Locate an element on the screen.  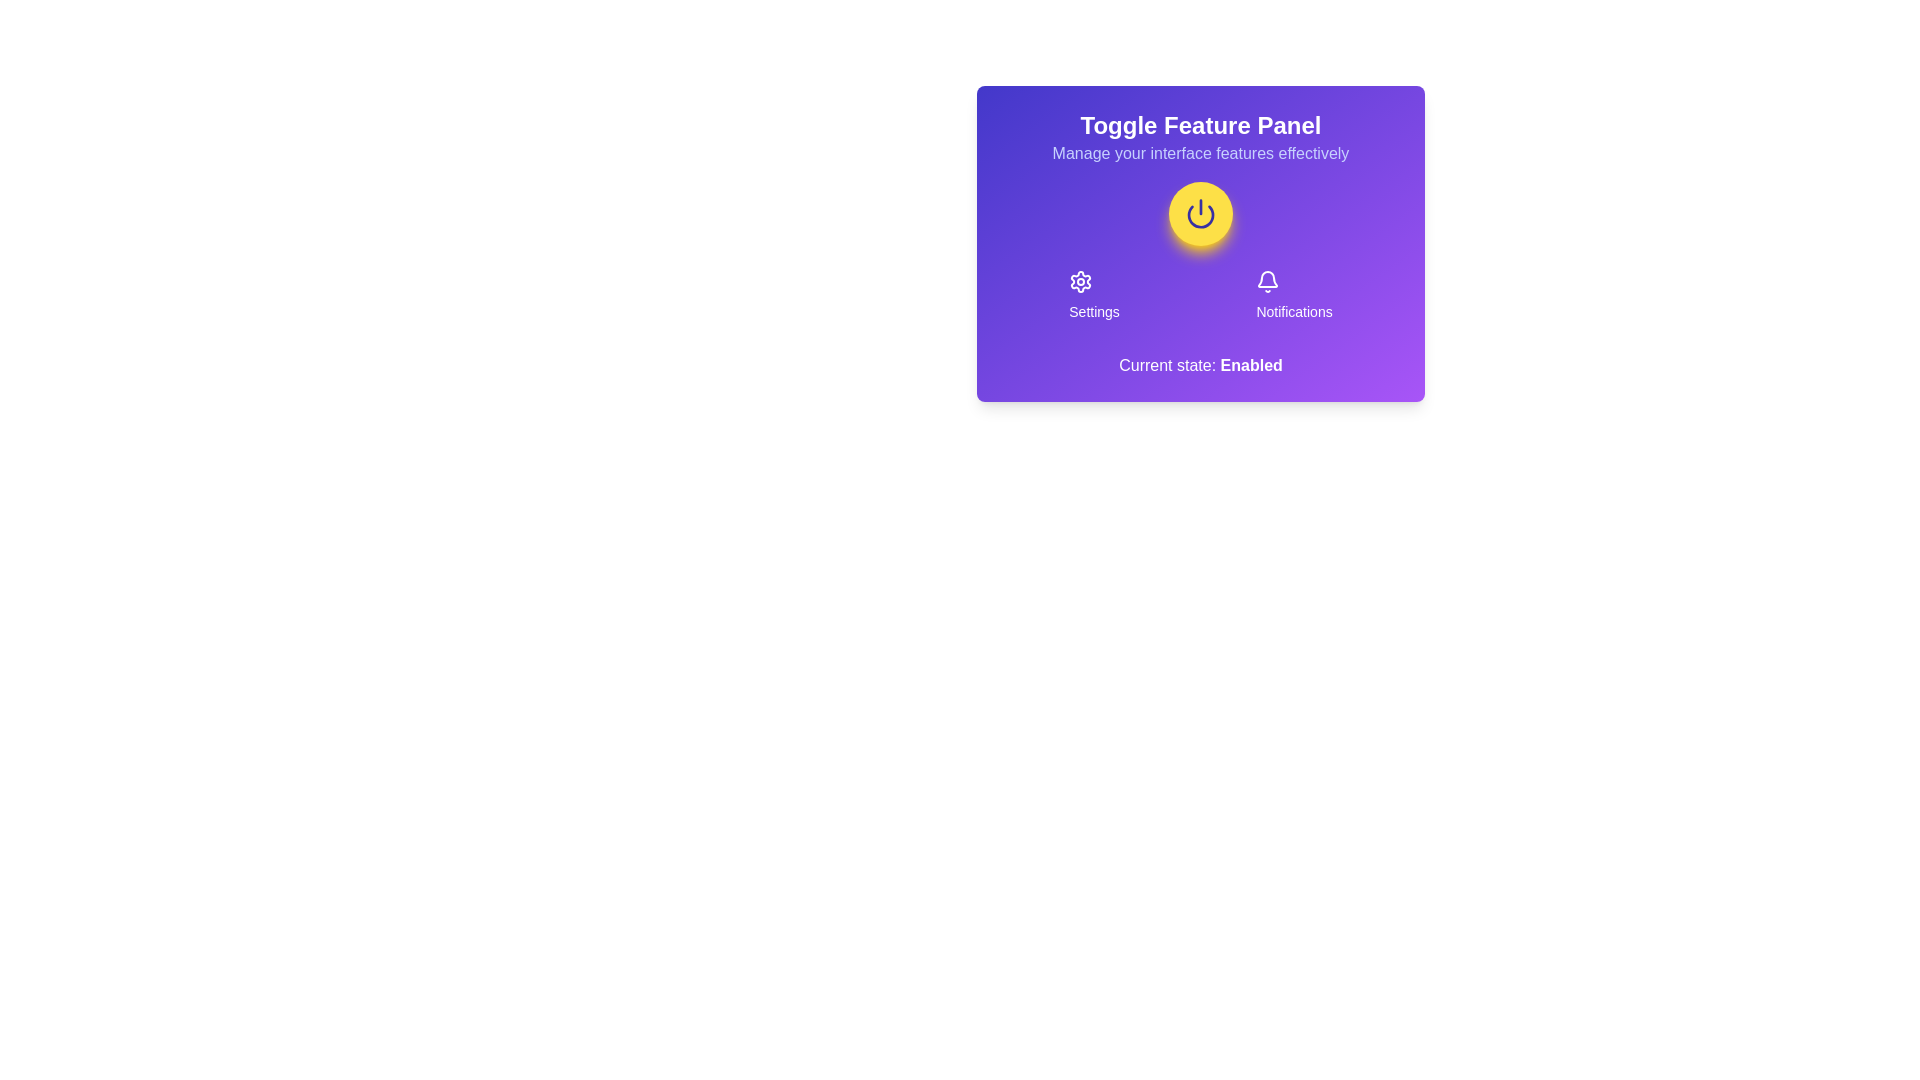
the circular yellow button with a power icon in the center, located within the purple rectangular panel is located at coordinates (1200, 213).